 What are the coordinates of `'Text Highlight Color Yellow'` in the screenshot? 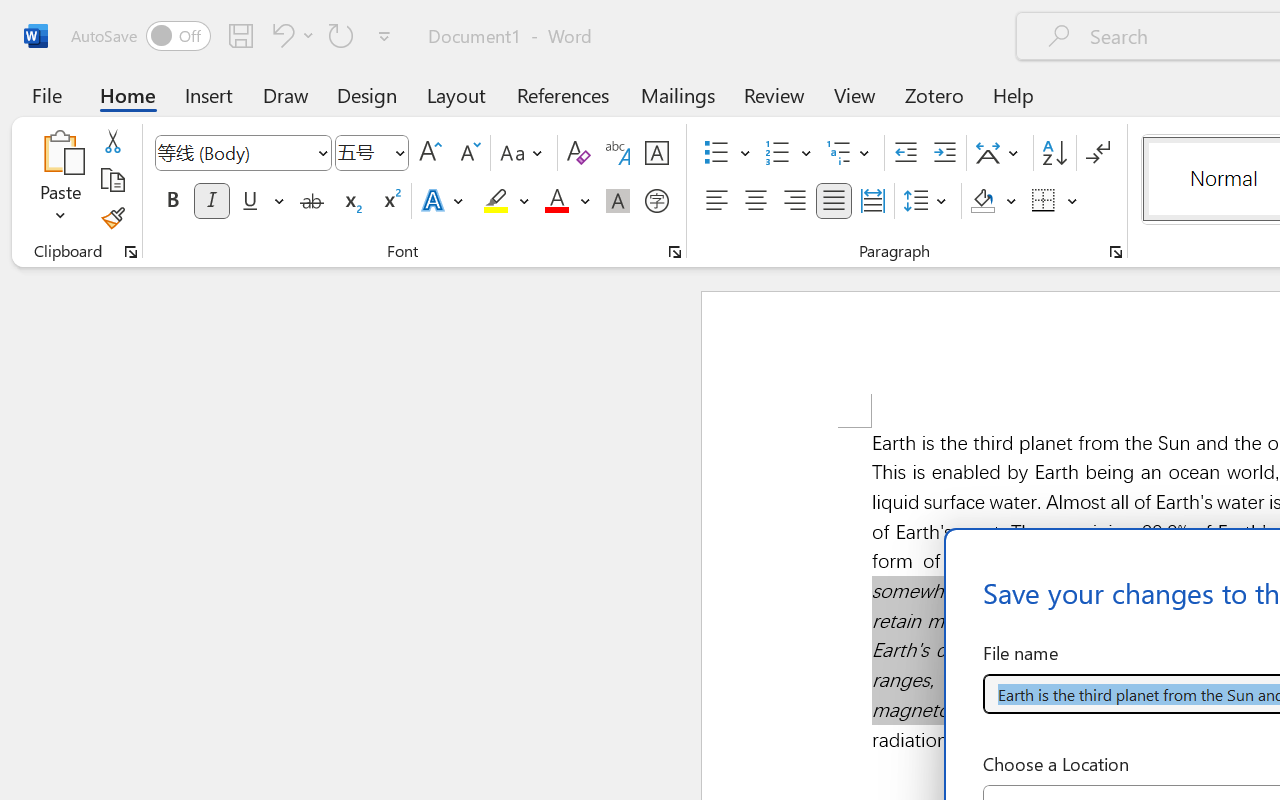 It's located at (496, 201).